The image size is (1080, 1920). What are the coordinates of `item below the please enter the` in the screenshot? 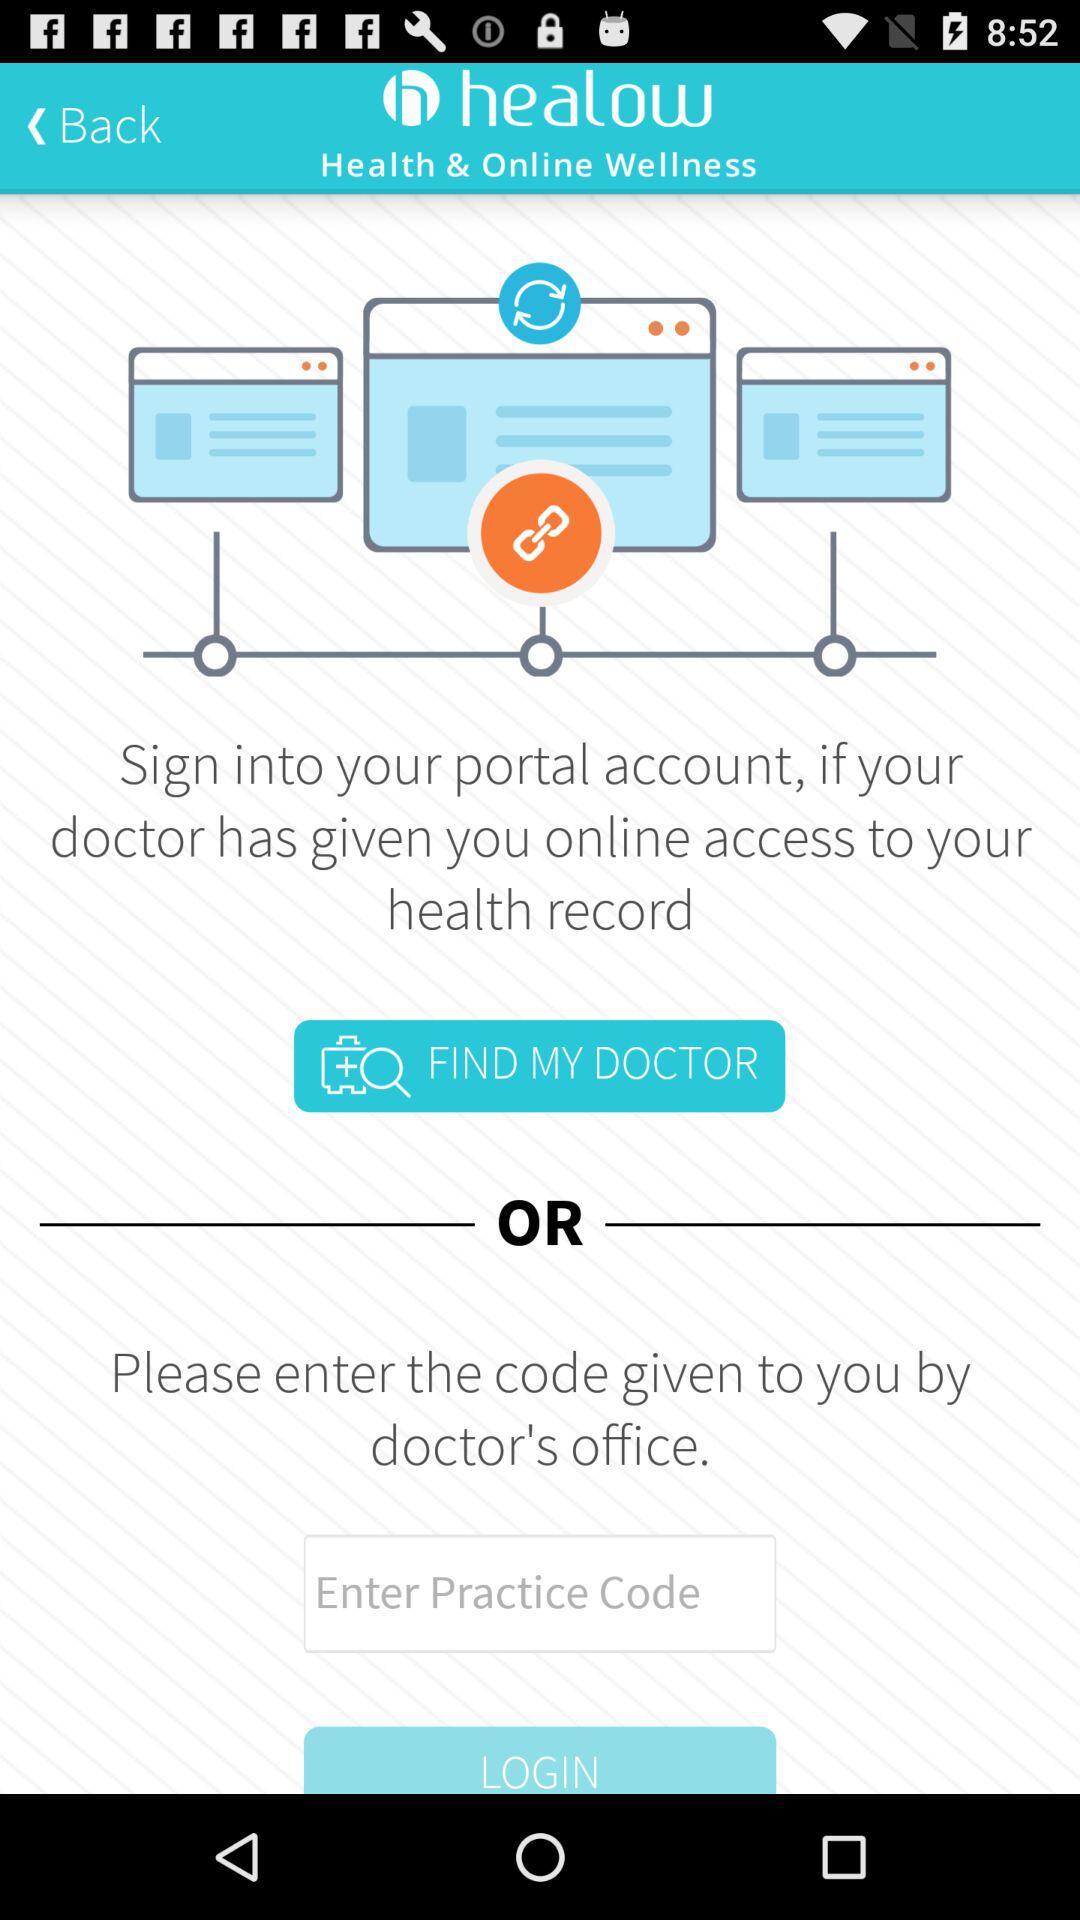 It's located at (540, 1592).